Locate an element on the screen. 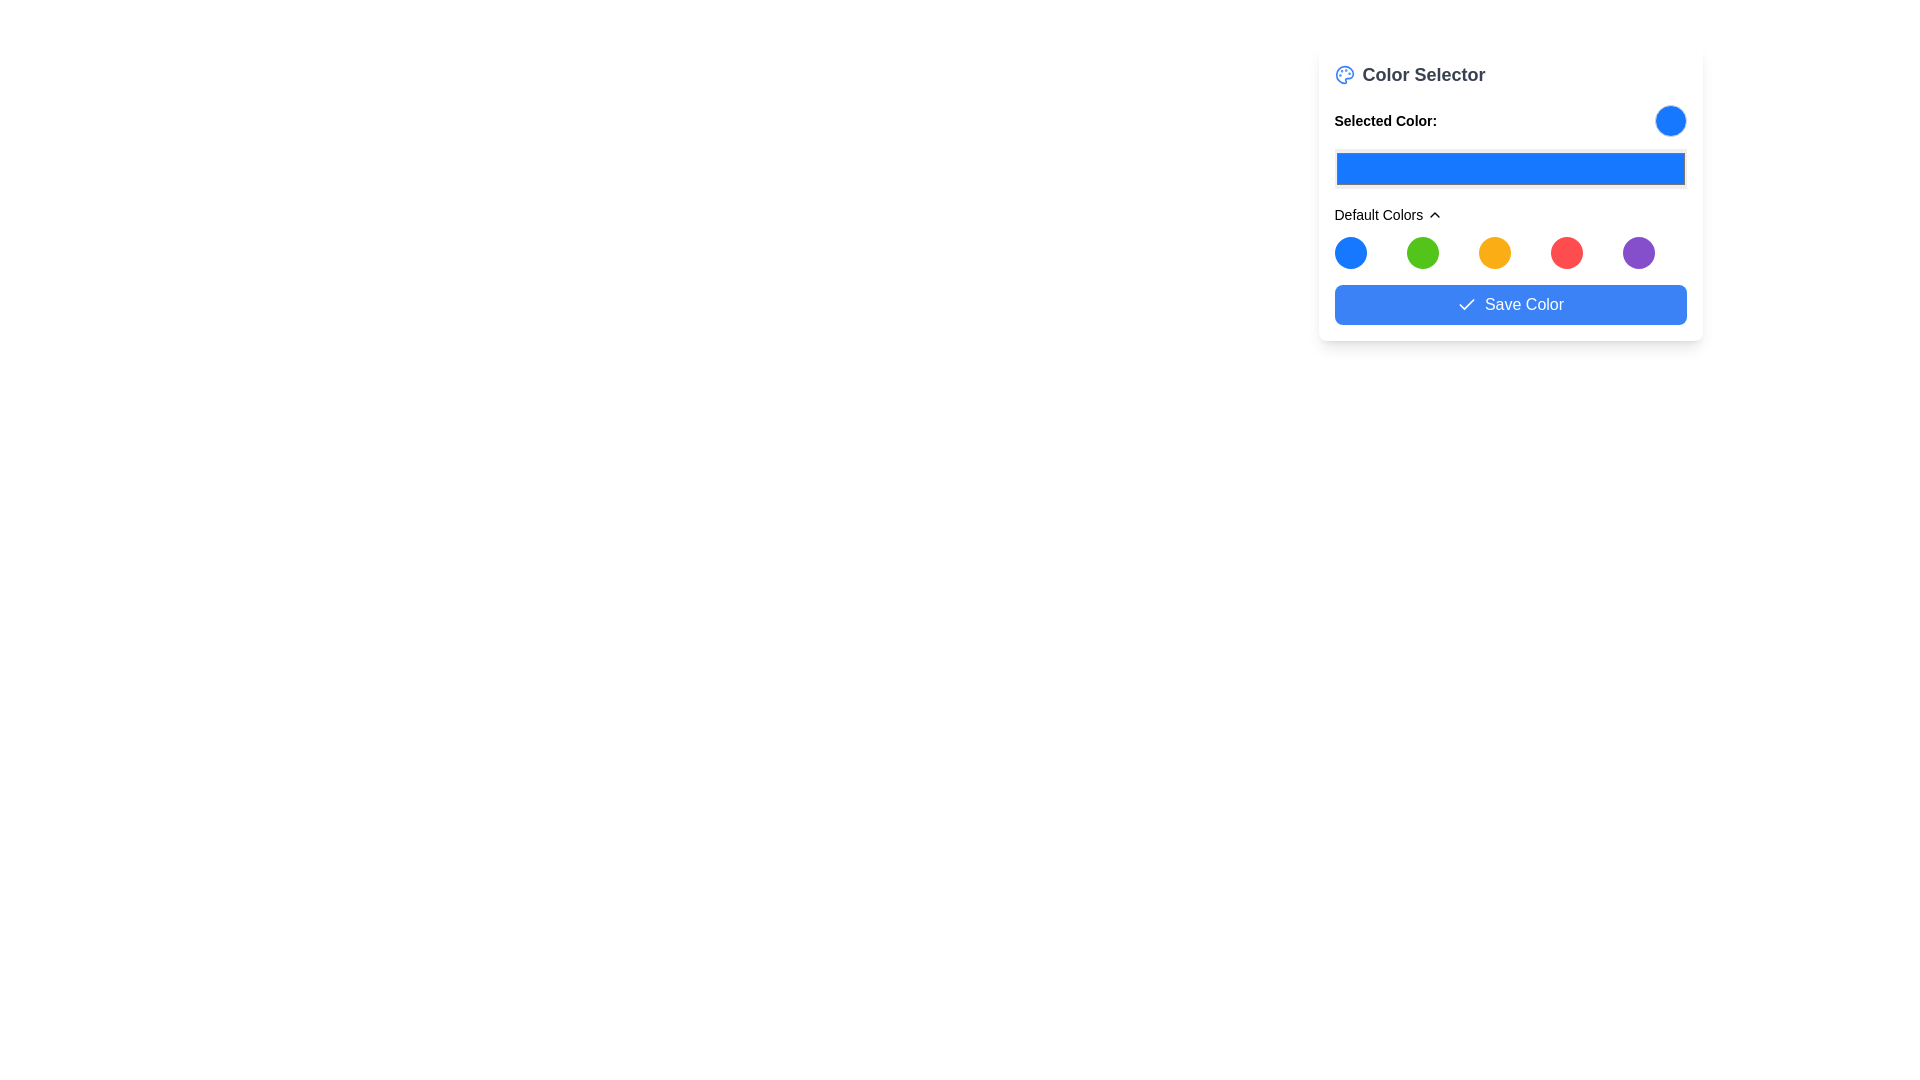 This screenshot has width=1920, height=1080. the blue palette icon located at the top left of the color-selection widget, which is above the 'Color Selector' text, to visually identify the section is located at coordinates (1344, 73).